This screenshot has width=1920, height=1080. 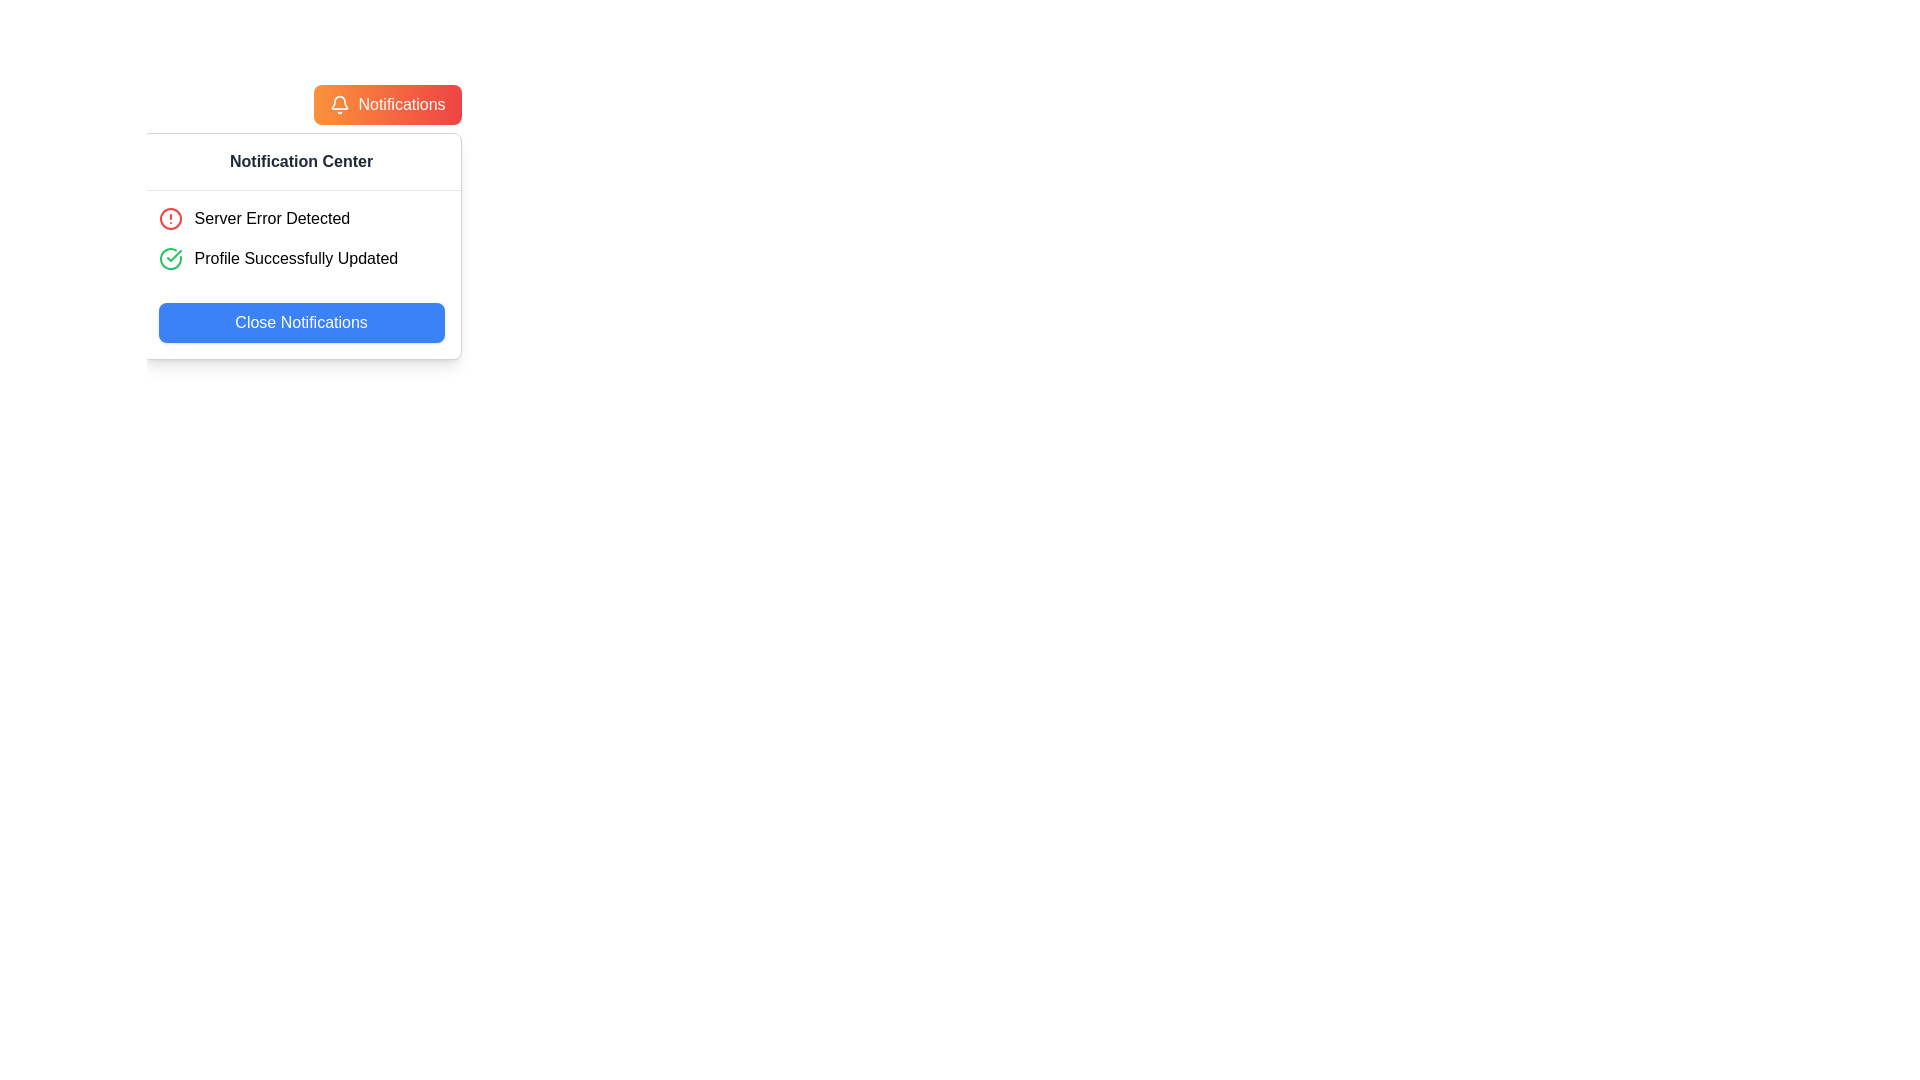 I want to click on the button located at the top of the notification panel, so click(x=388, y=104).